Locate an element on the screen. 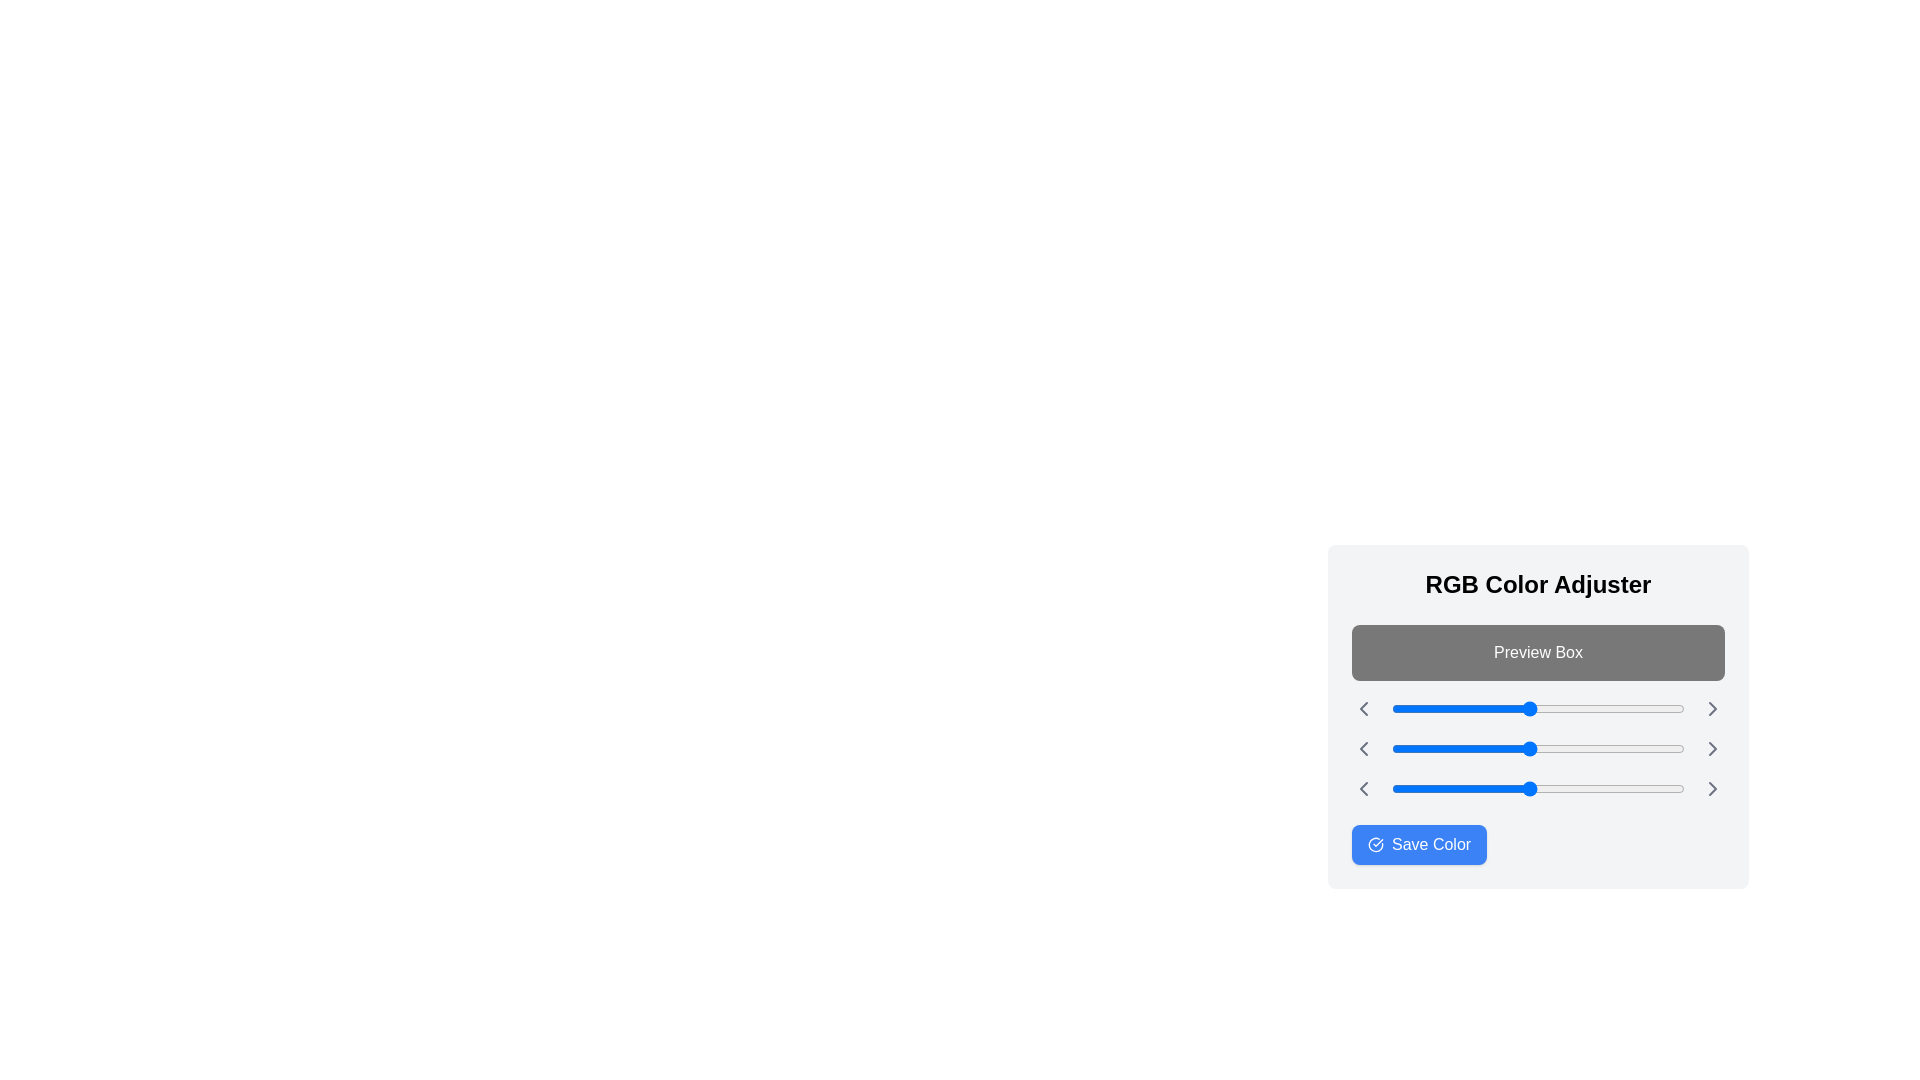  the 'Save Color' button is located at coordinates (1418, 844).